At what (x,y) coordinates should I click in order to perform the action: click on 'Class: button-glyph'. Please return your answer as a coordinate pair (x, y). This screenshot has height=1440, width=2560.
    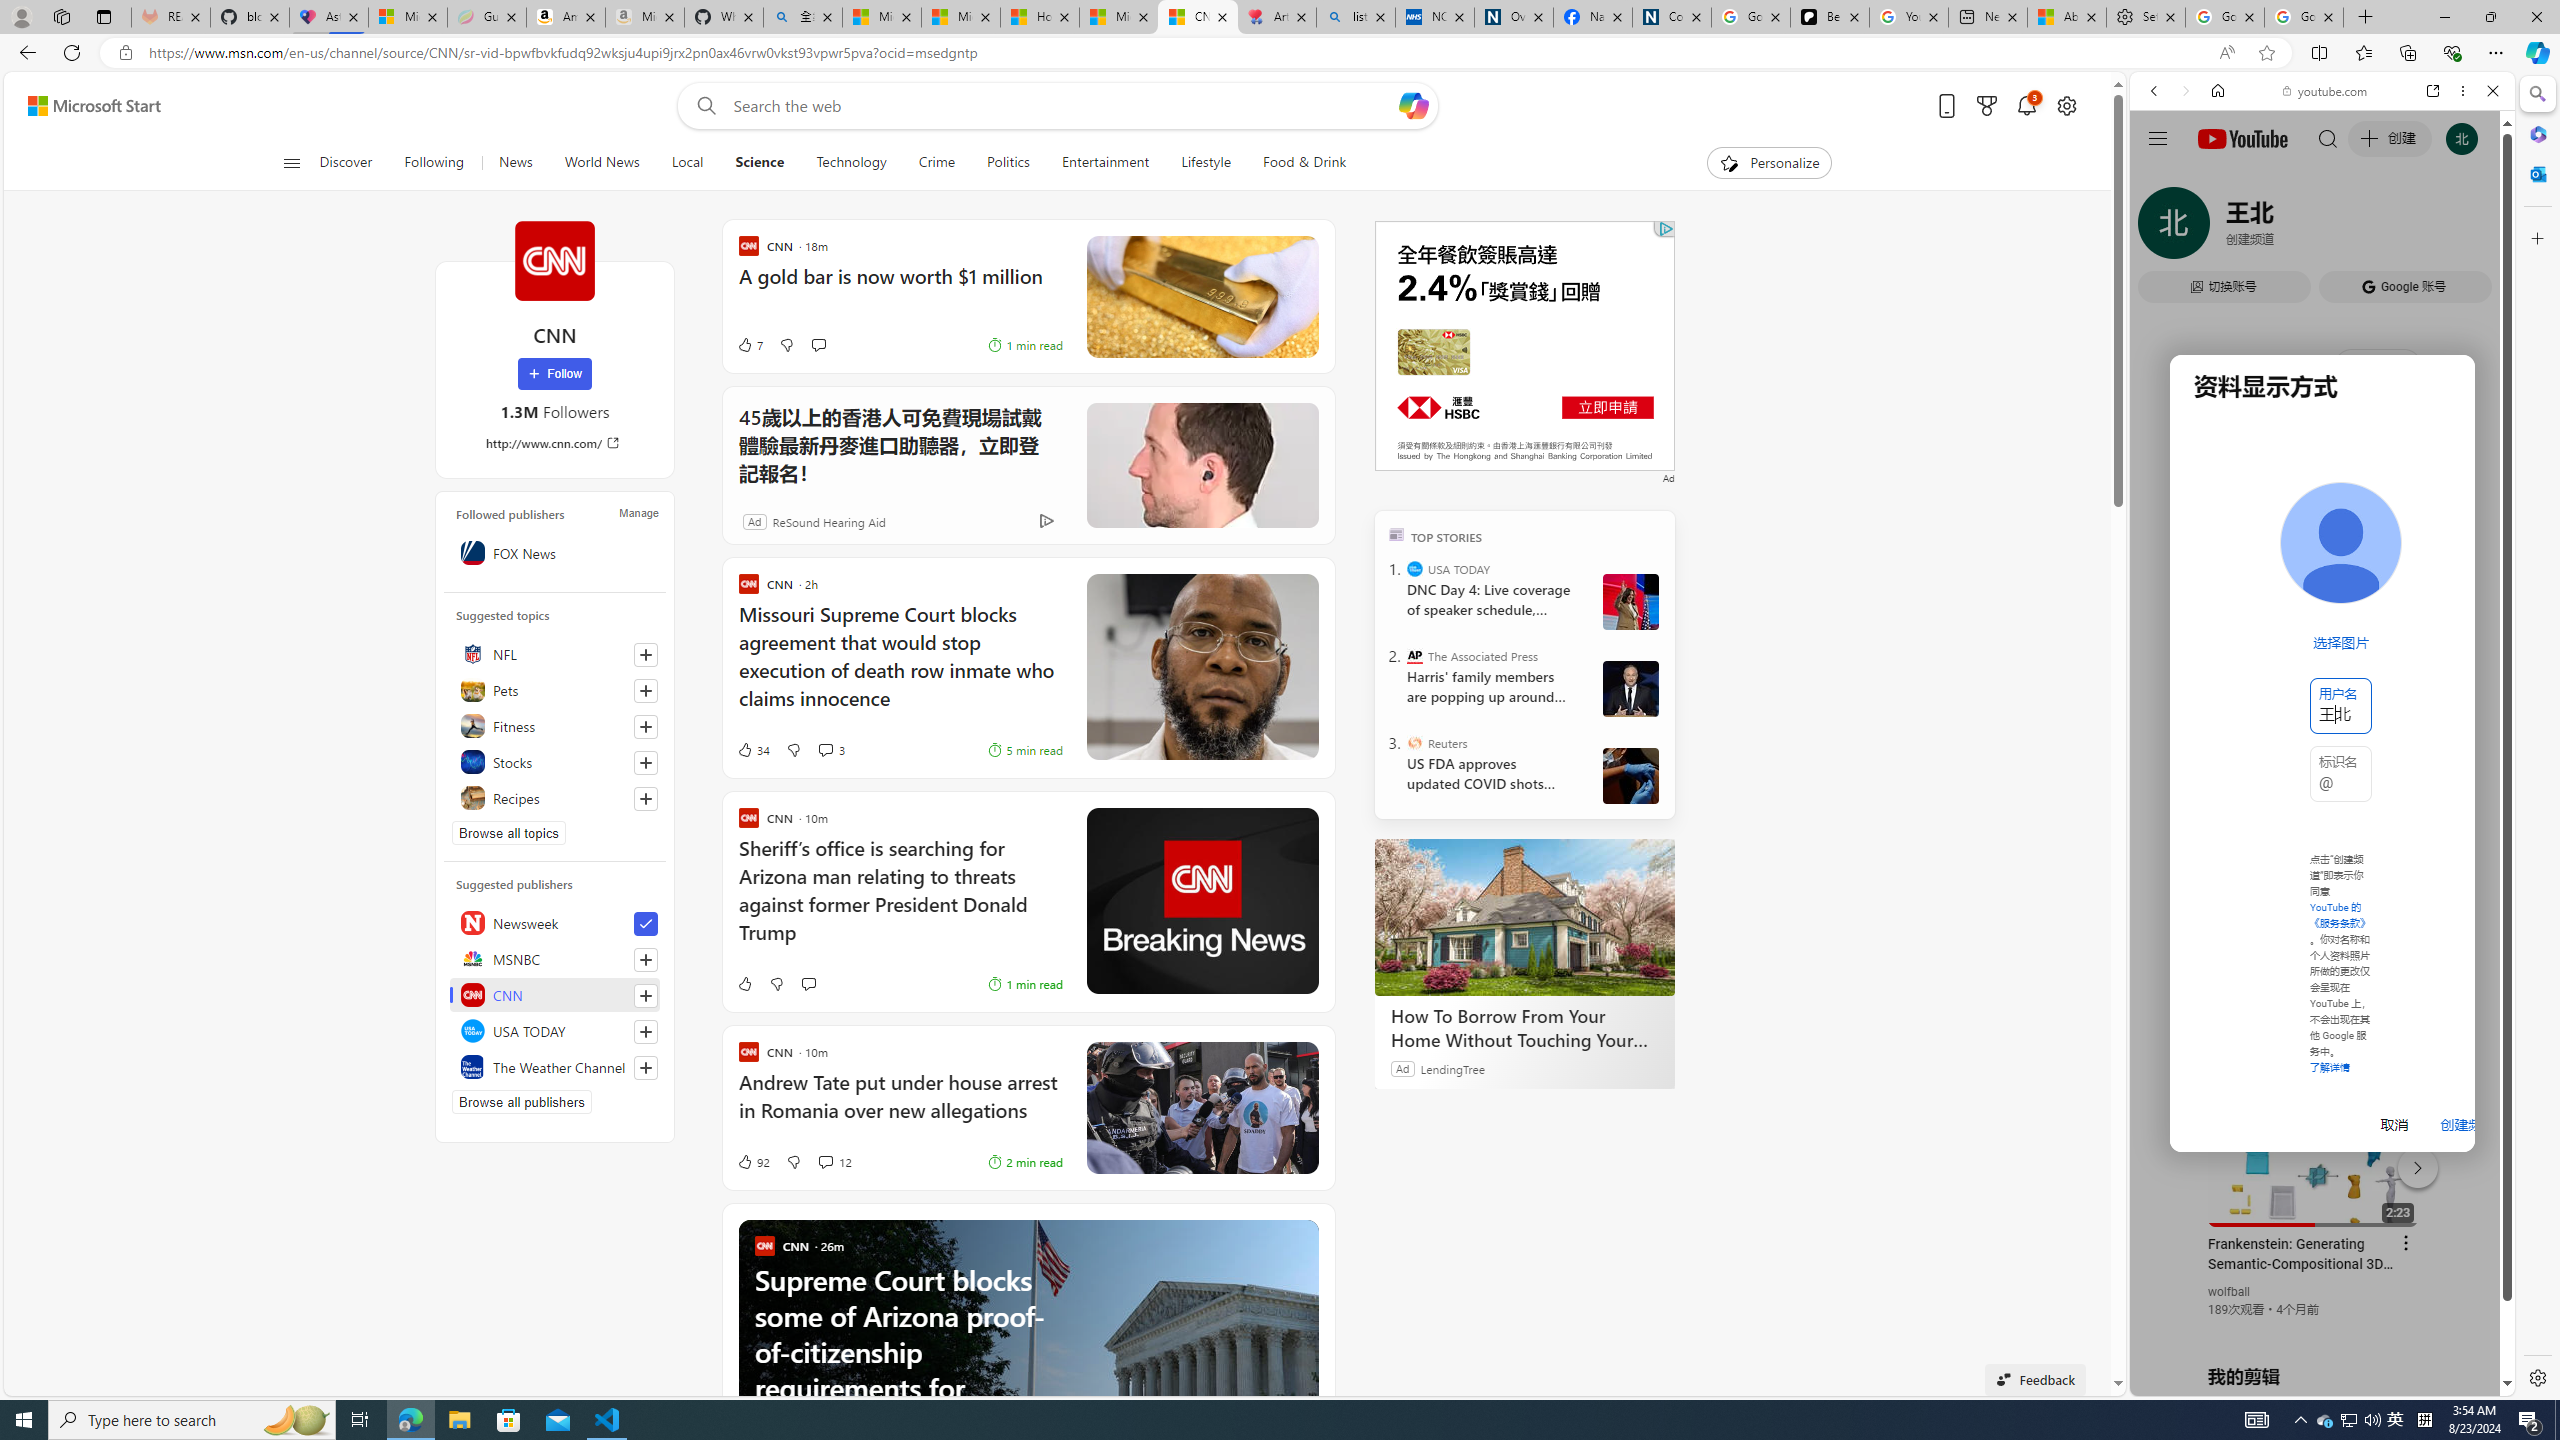
    Looking at the image, I should click on (290, 162).